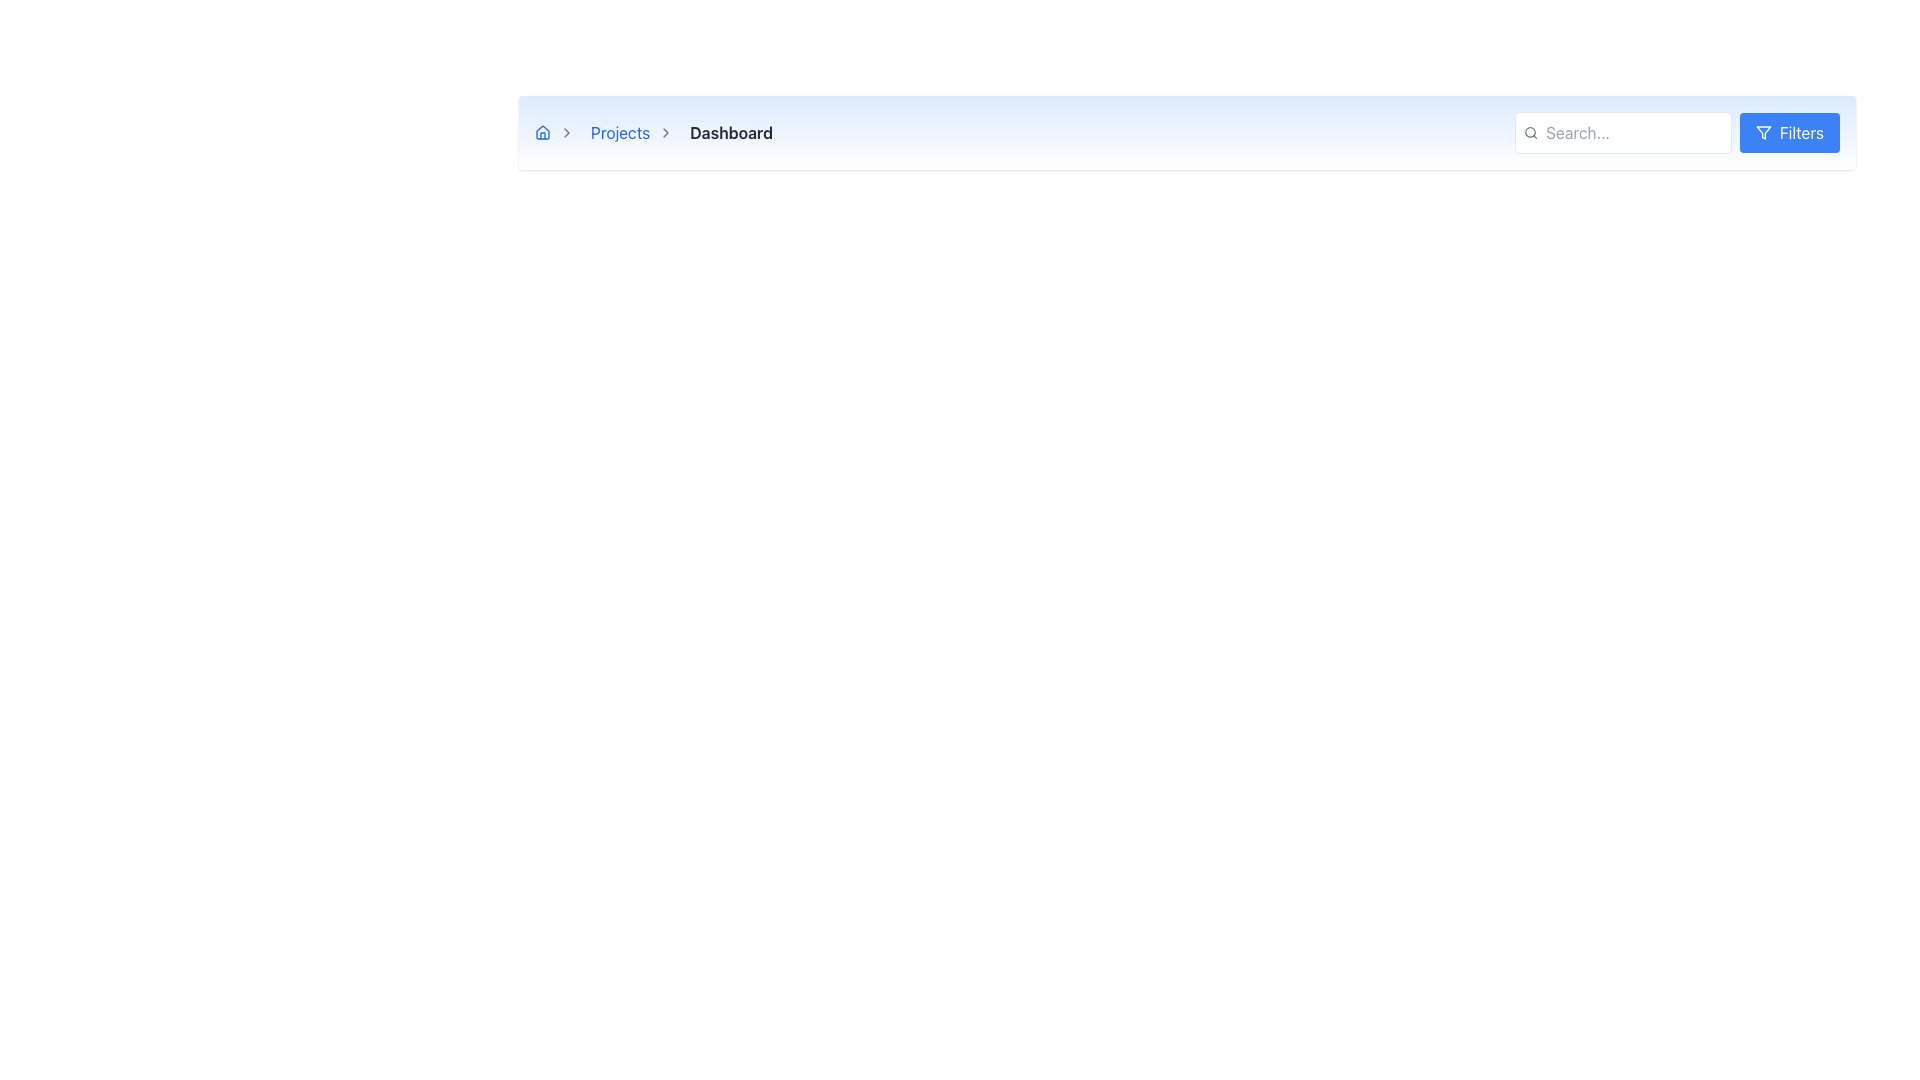 The height and width of the screenshot is (1080, 1920). I want to click on the 'Filters' button located in the top-right corner of the interface header, which contains the filter icon on the left side, so click(1763, 132).